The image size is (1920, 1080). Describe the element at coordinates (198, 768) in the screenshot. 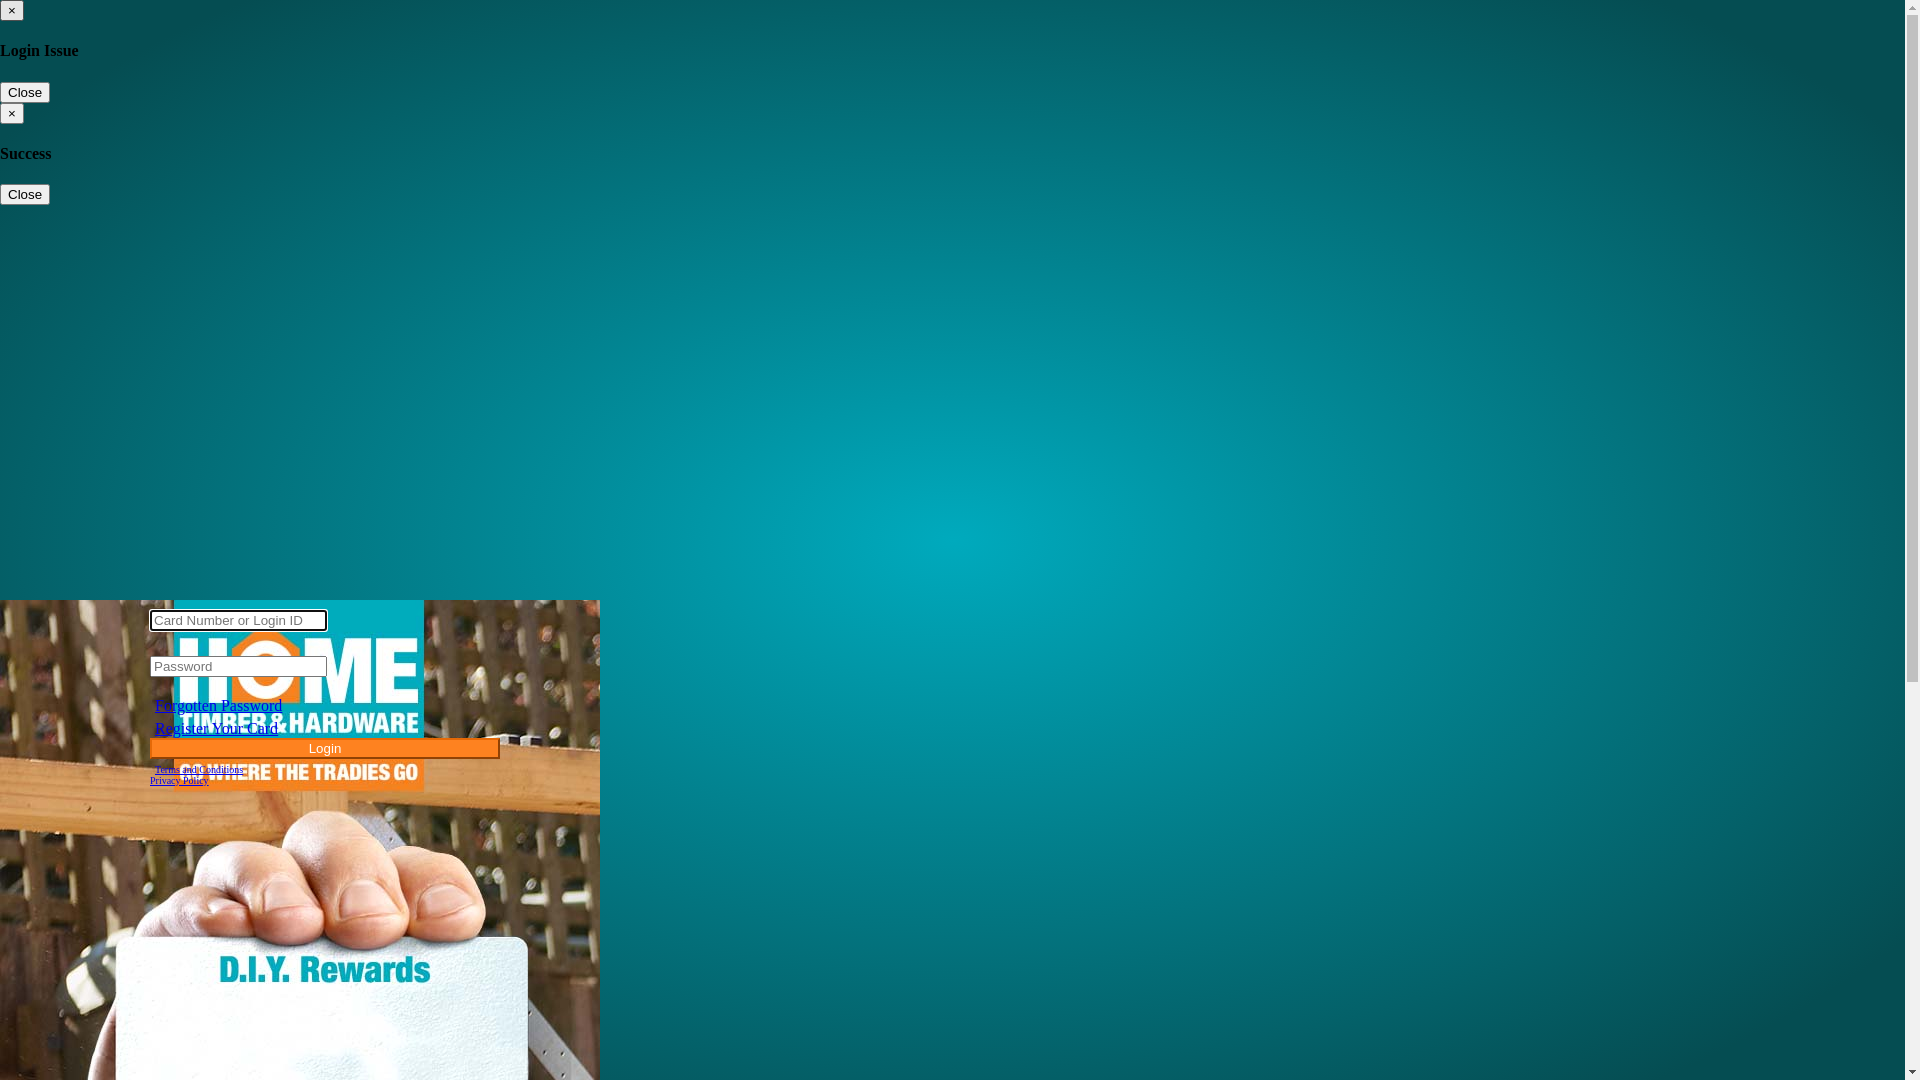

I see `'Terms and Conditions'` at that location.